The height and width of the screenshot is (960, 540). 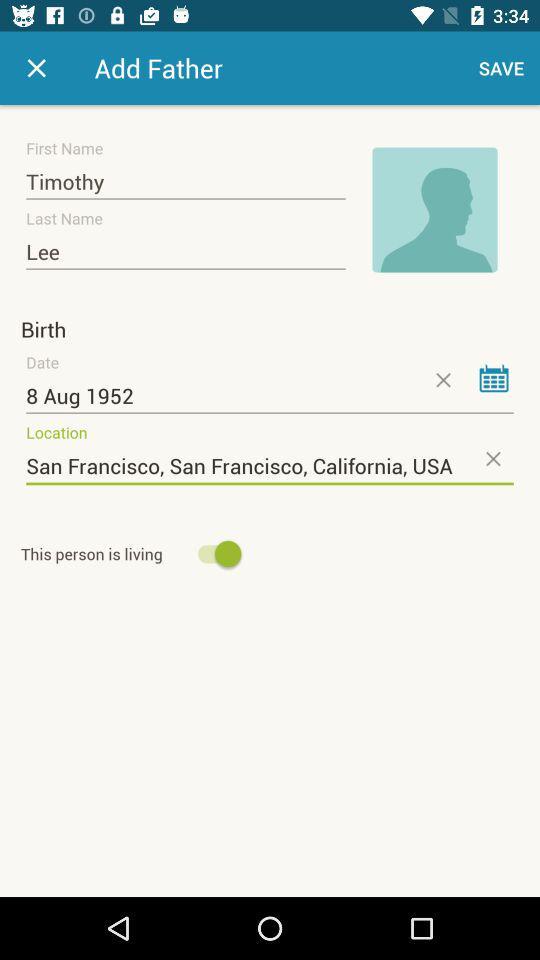 What do you see at coordinates (500, 68) in the screenshot?
I see `item next to the add father` at bounding box center [500, 68].